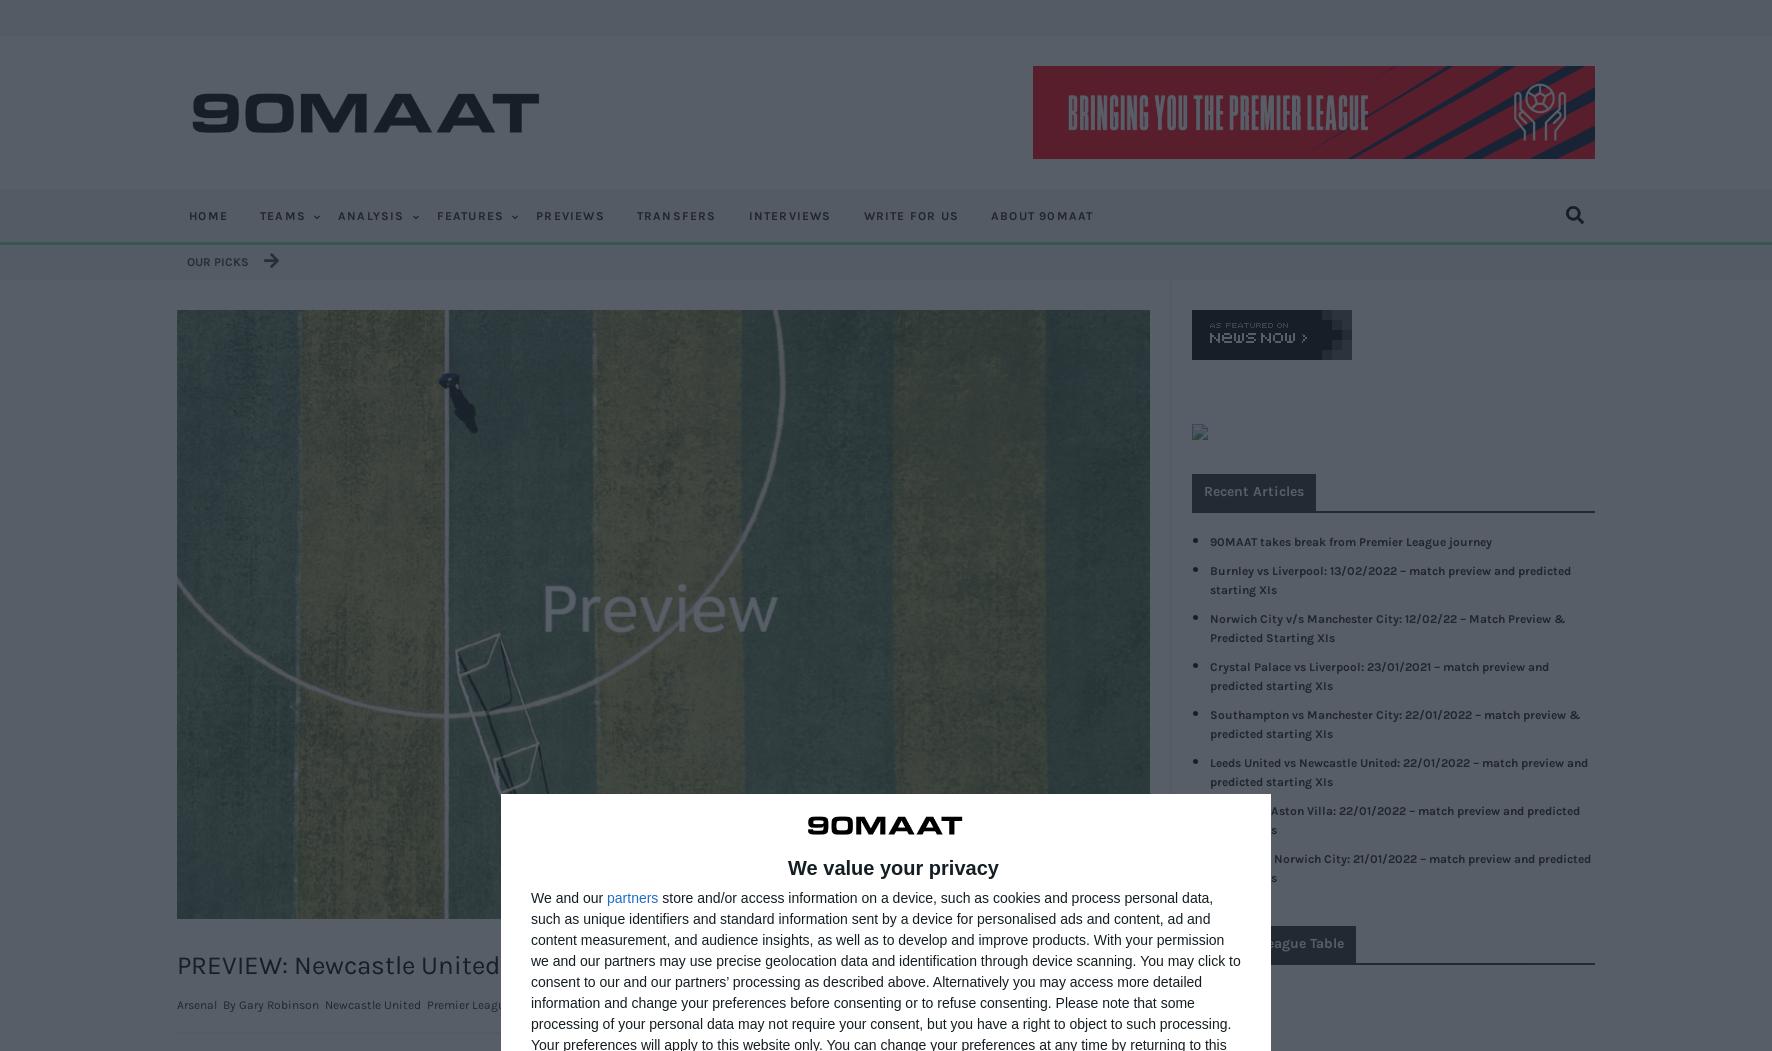 The height and width of the screenshot is (1051, 1772). I want to click on 'ABOUT 90MAAT', so click(1041, 214).